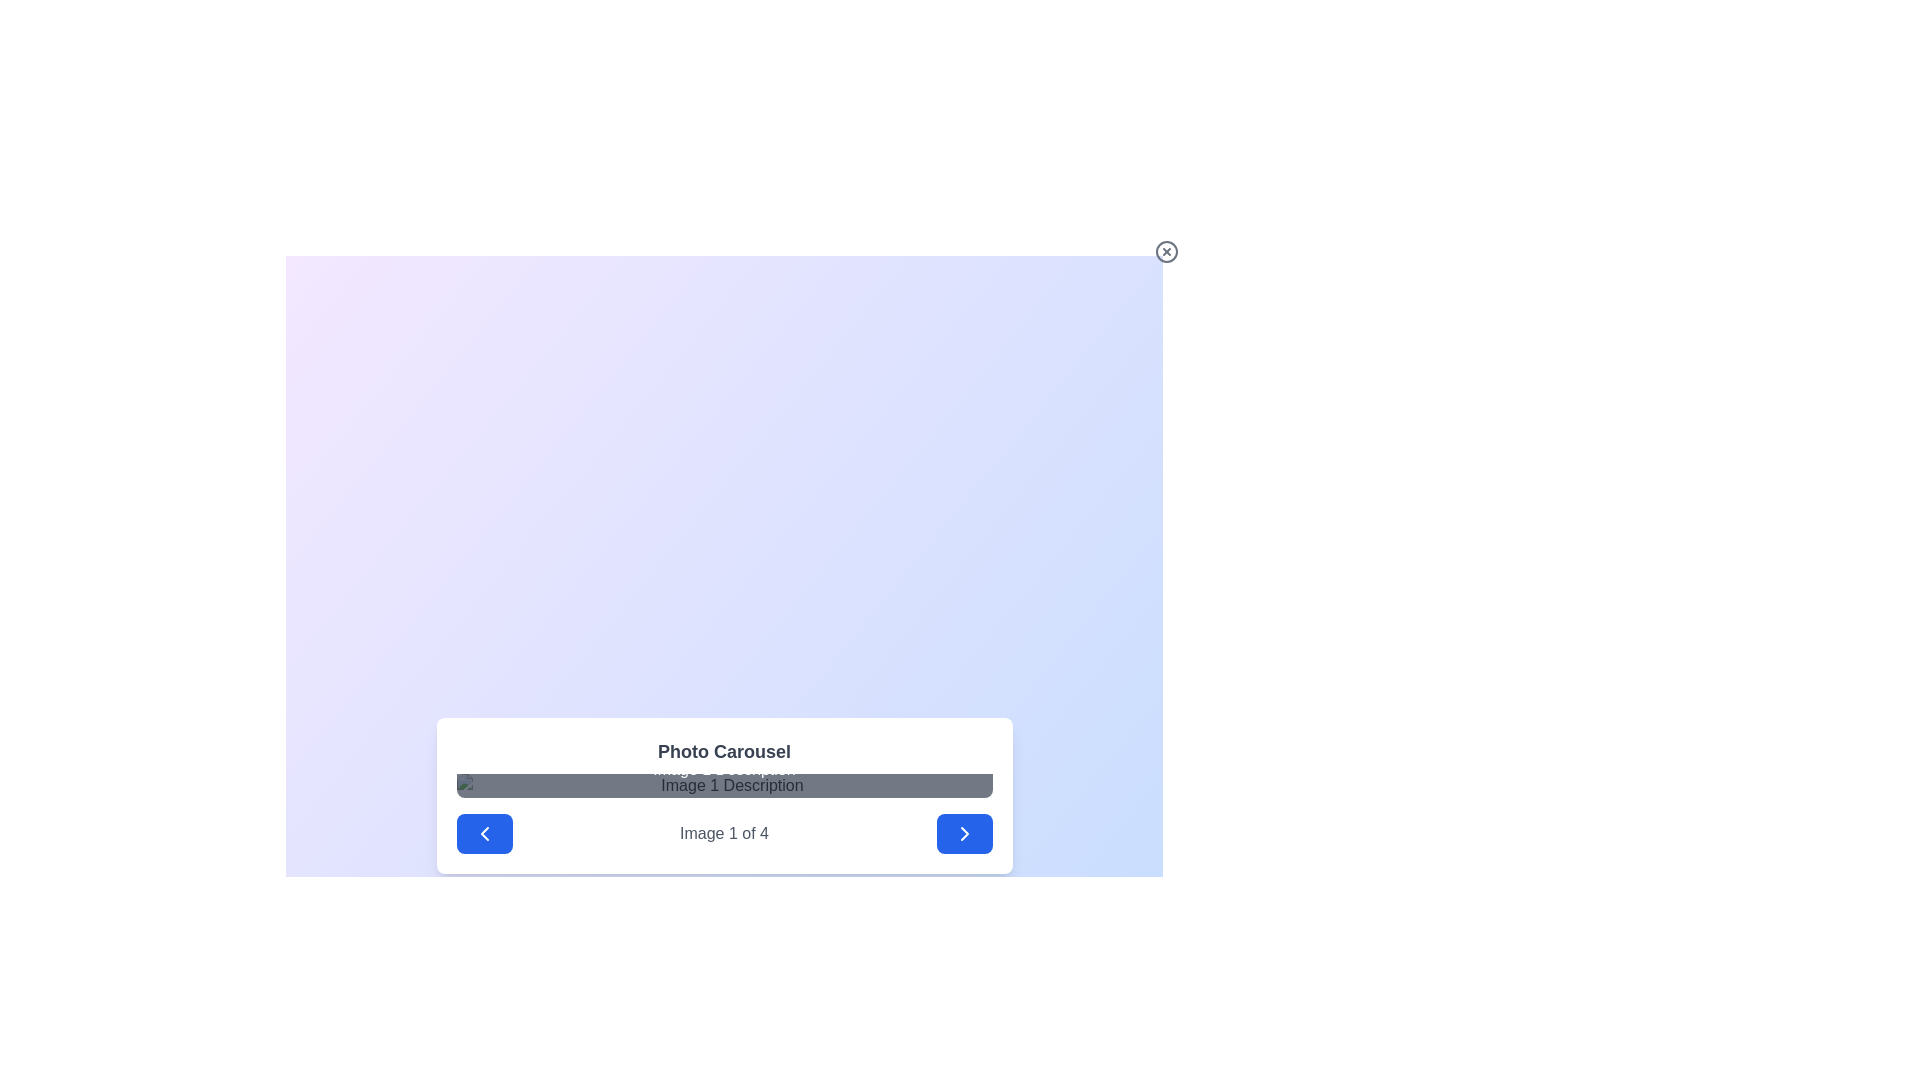 Image resolution: width=1920 pixels, height=1080 pixels. Describe the element at coordinates (484, 833) in the screenshot. I see `the blue rectangular button with rounded corners and a left-pointing chevron icon` at that location.